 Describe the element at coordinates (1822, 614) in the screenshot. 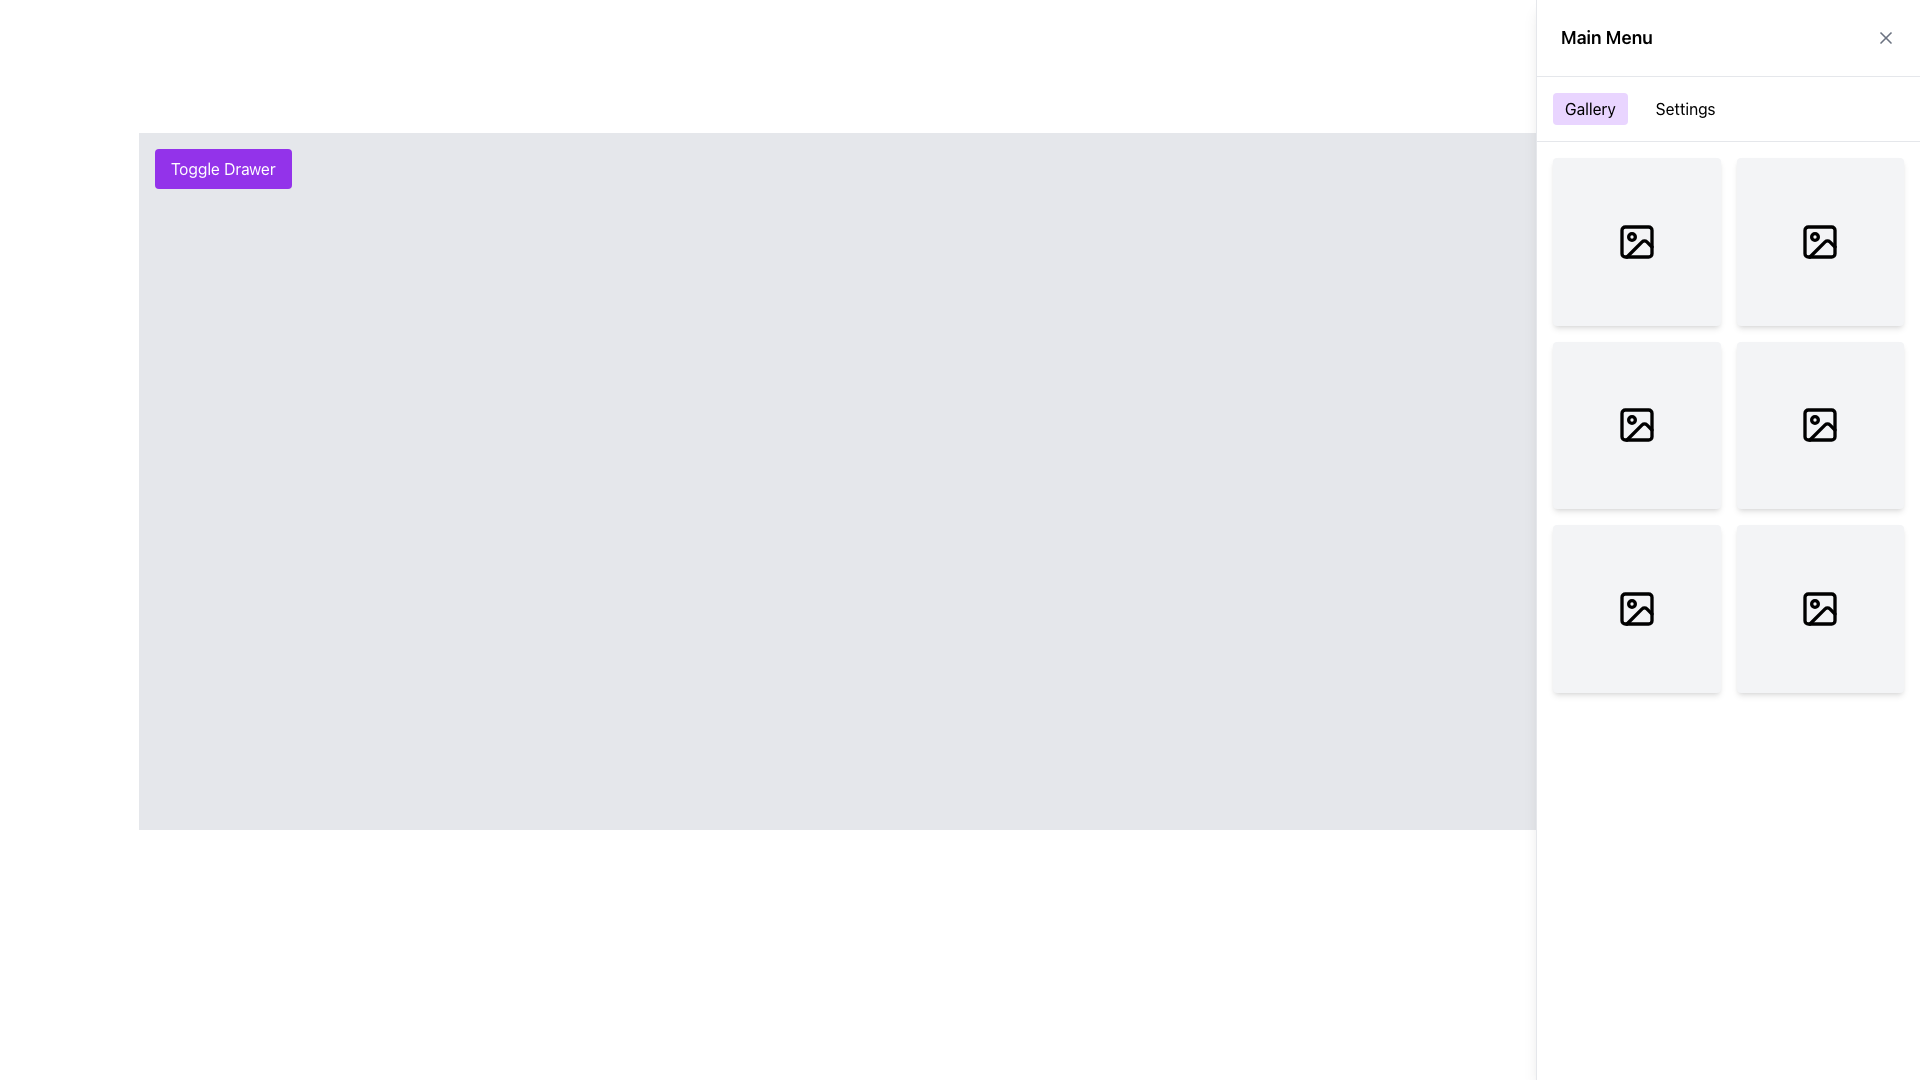

I see `the vector graphic icon located in the bottom-right corner of a grid, specifically the third icon in the second row` at that location.